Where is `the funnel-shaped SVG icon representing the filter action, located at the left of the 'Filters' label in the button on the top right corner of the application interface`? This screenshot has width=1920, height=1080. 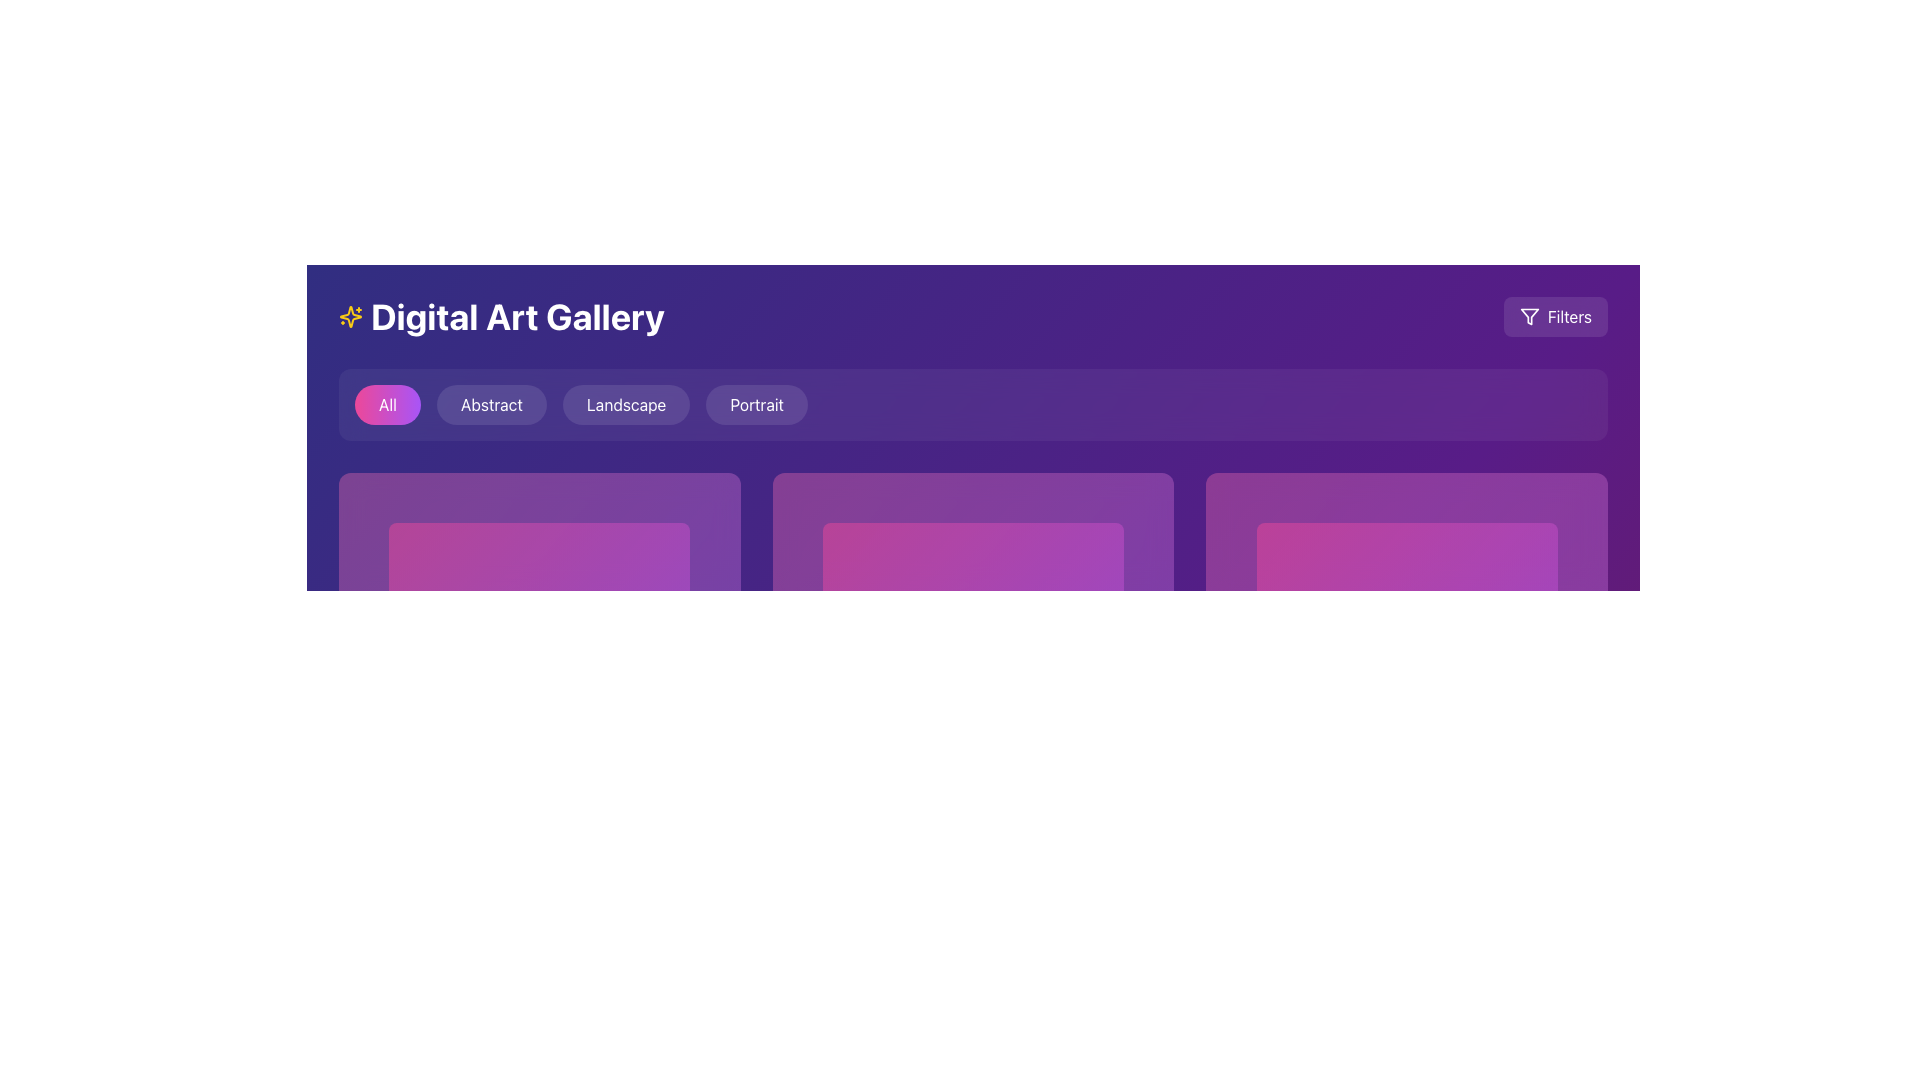
the funnel-shaped SVG icon representing the filter action, located at the left of the 'Filters' label in the button on the top right corner of the application interface is located at coordinates (1528, 315).